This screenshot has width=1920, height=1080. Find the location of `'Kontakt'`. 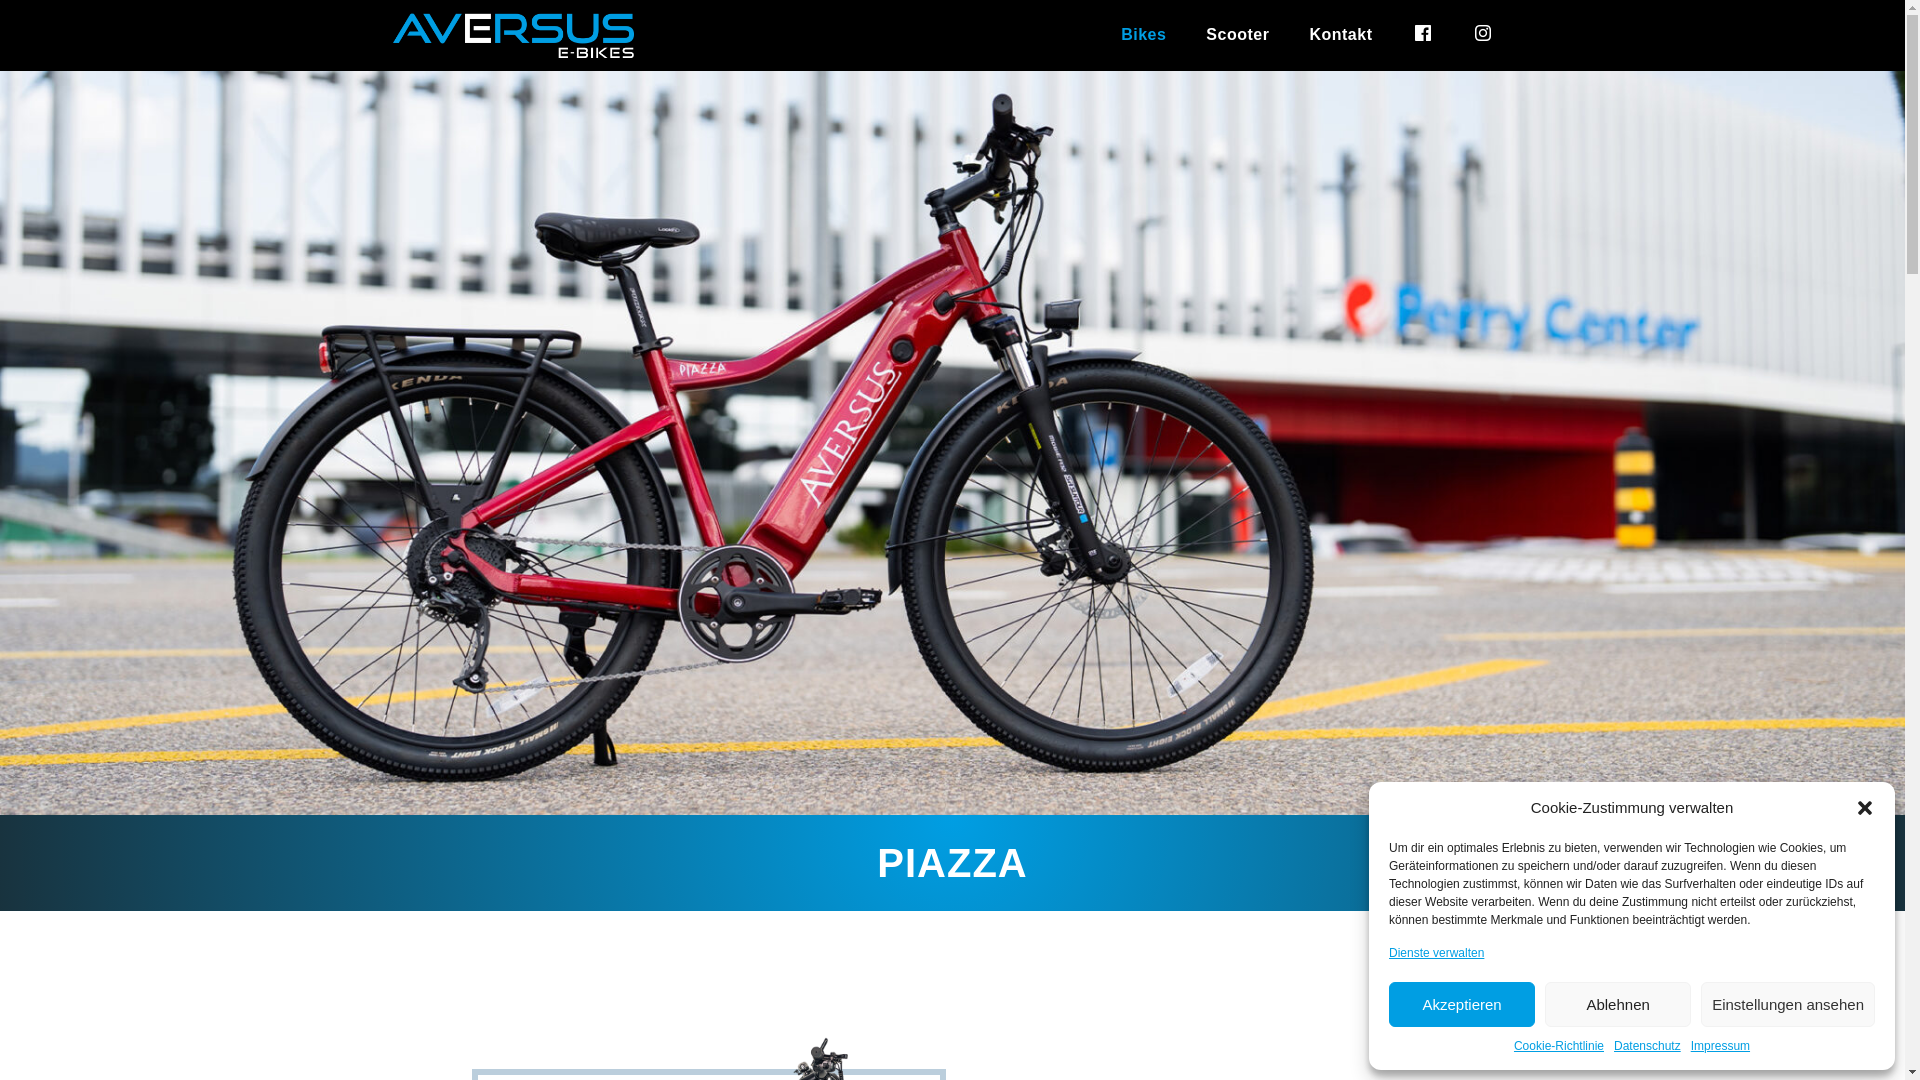

'Kontakt' is located at coordinates (1340, 34).